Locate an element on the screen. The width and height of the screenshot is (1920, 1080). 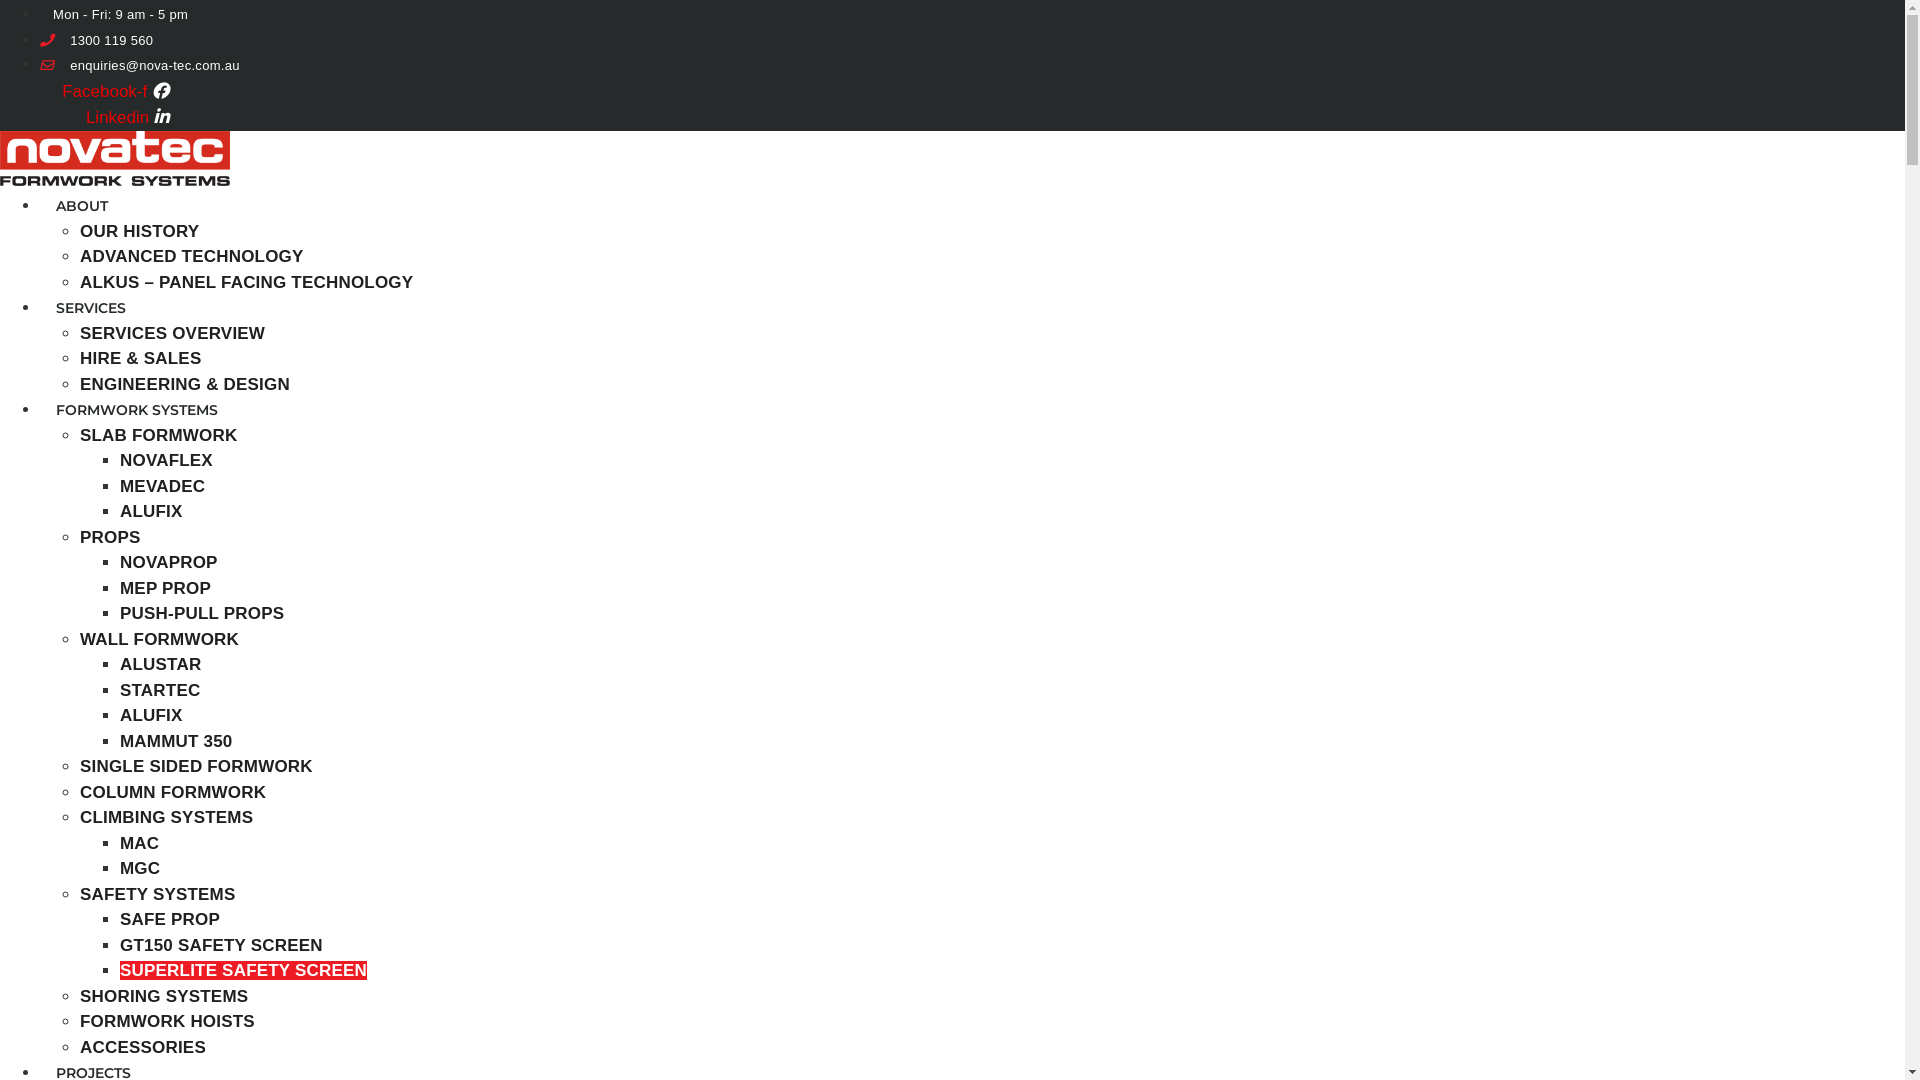
'SAFETY SYSTEMS' is located at coordinates (80, 893).